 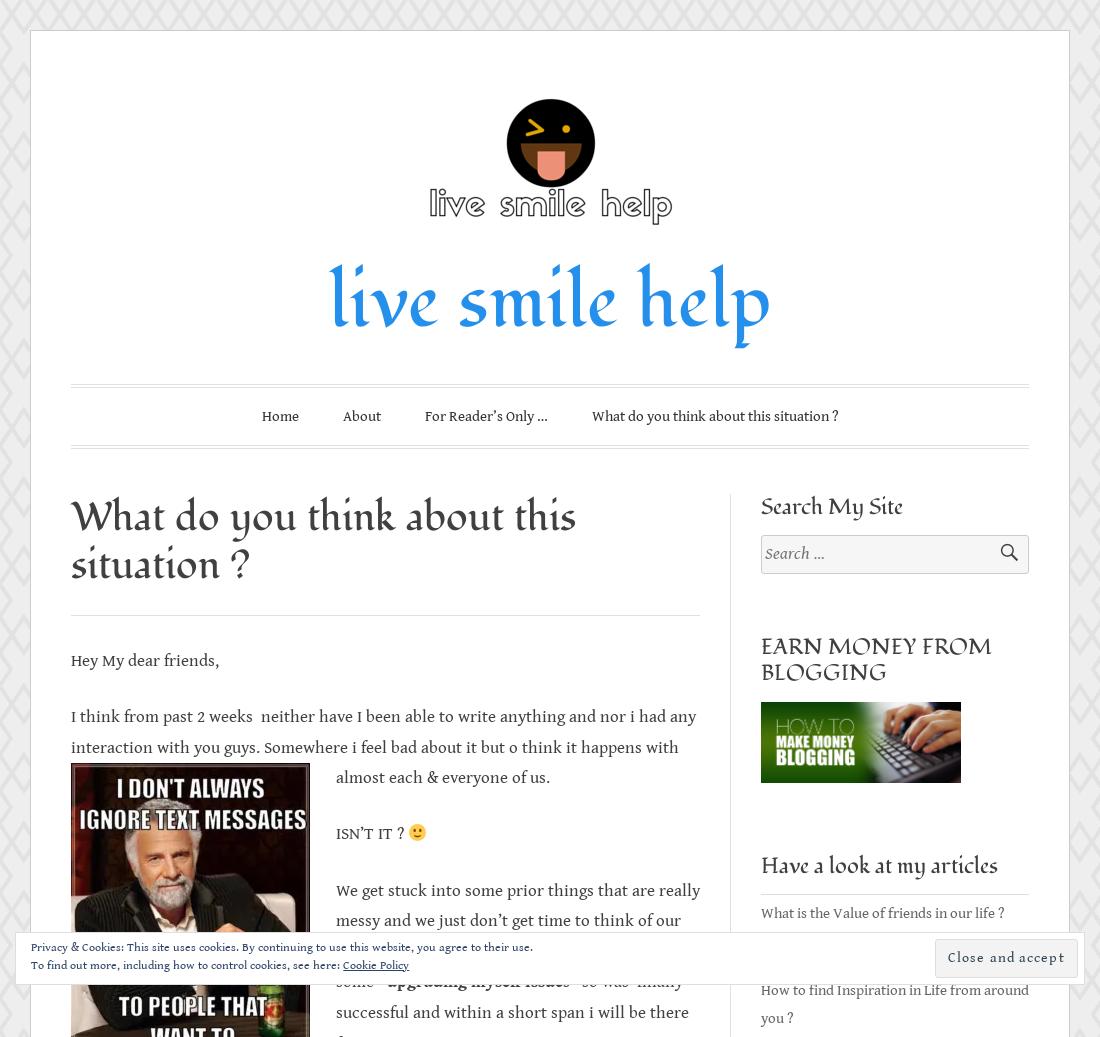 I want to click on 'About', so click(x=361, y=415).